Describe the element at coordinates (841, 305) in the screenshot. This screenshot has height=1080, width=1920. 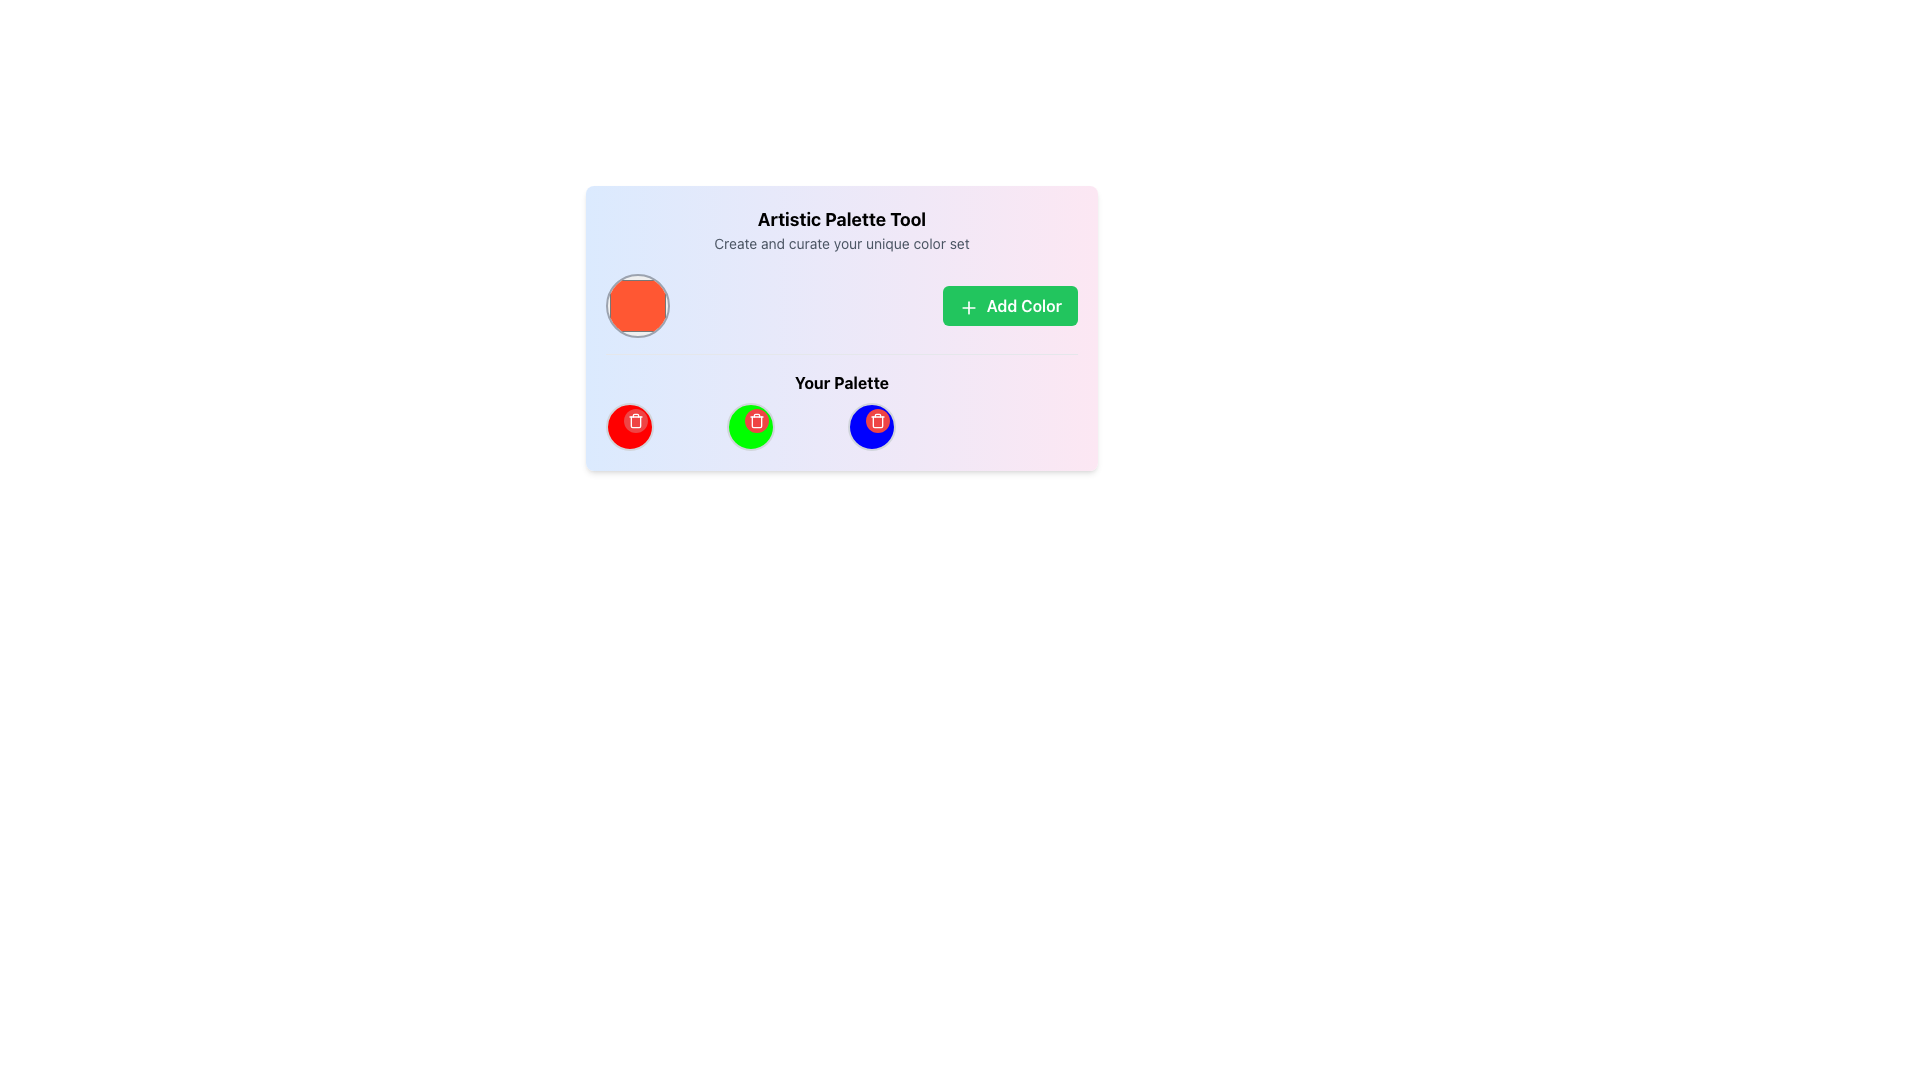
I see `a color using the color picker located in the second section of the 'Artistic Palette Tool' interface, just above the 'Your Palette' section` at that location.